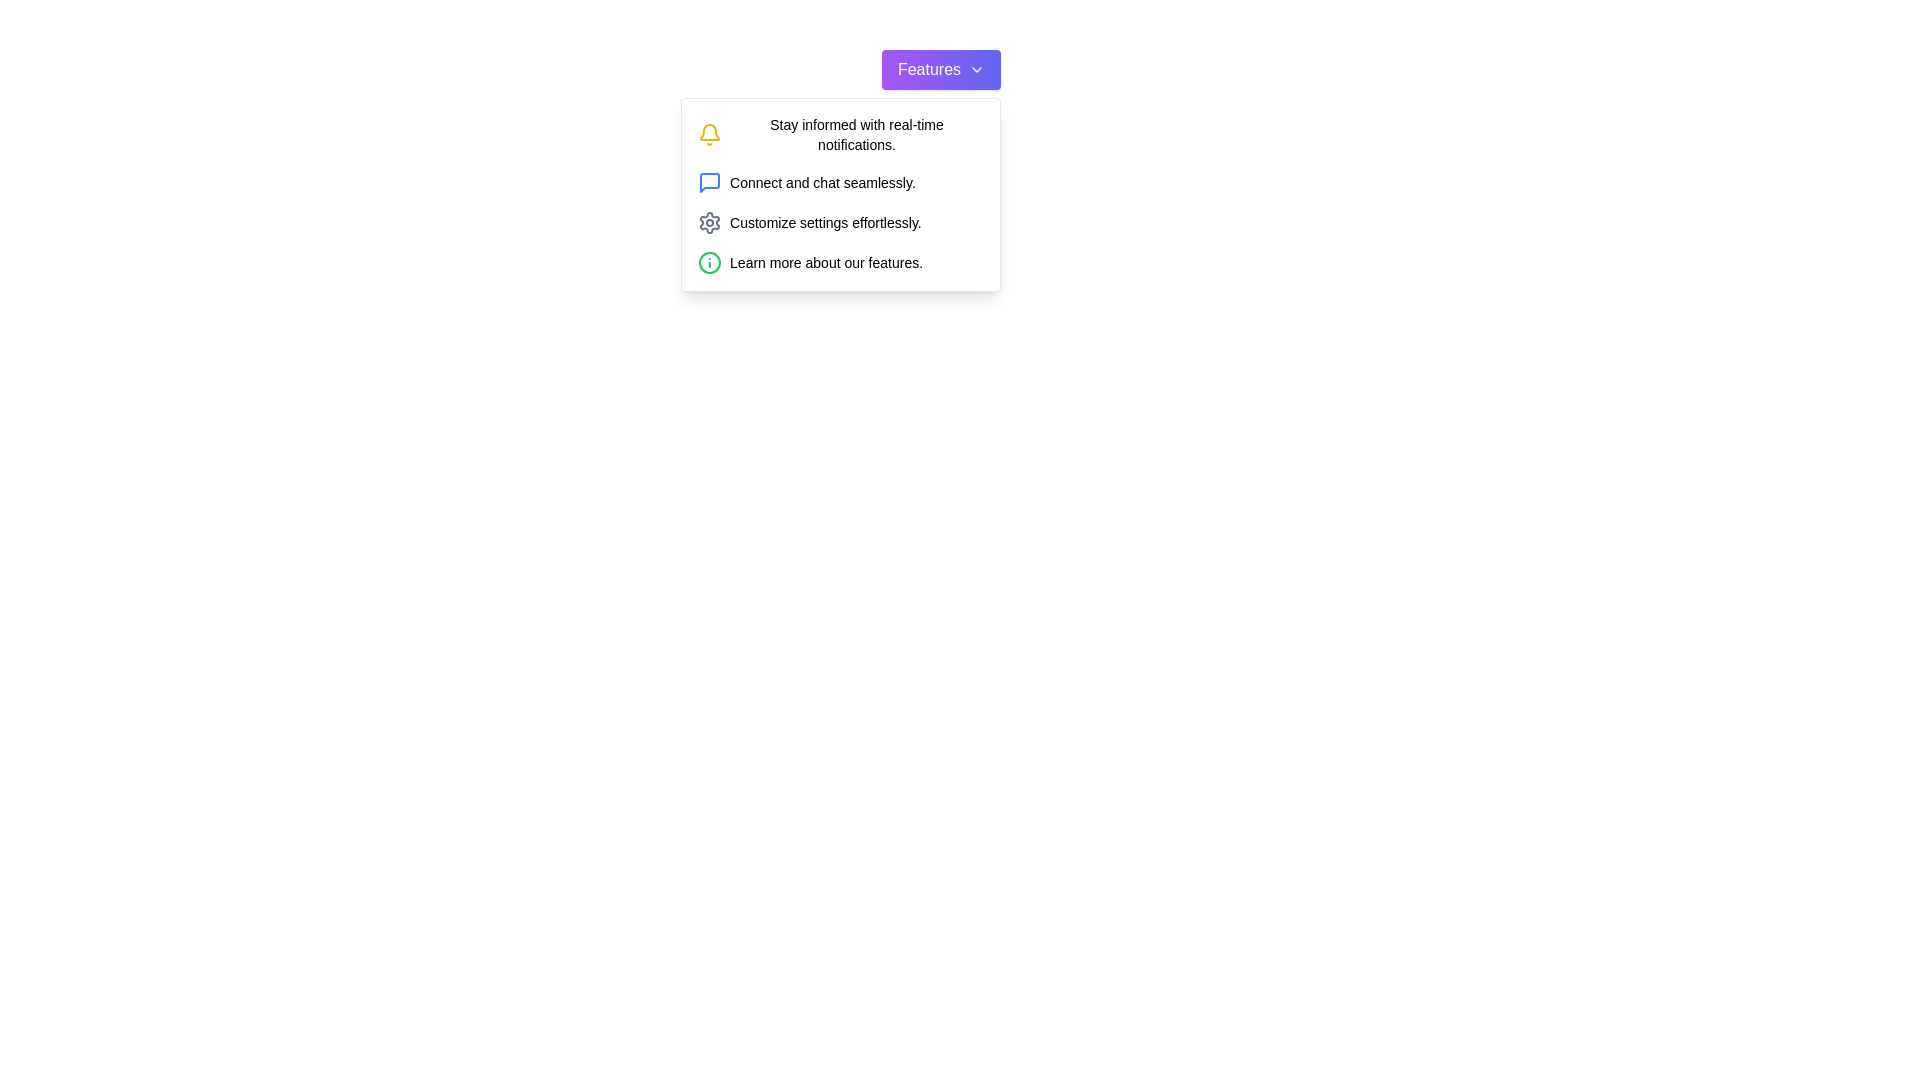  Describe the element at coordinates (710, 182) in the screenshot. I see `the messaging icon, which is part of a vertical list of icons in the right section of a dropdown informational card` at that location.